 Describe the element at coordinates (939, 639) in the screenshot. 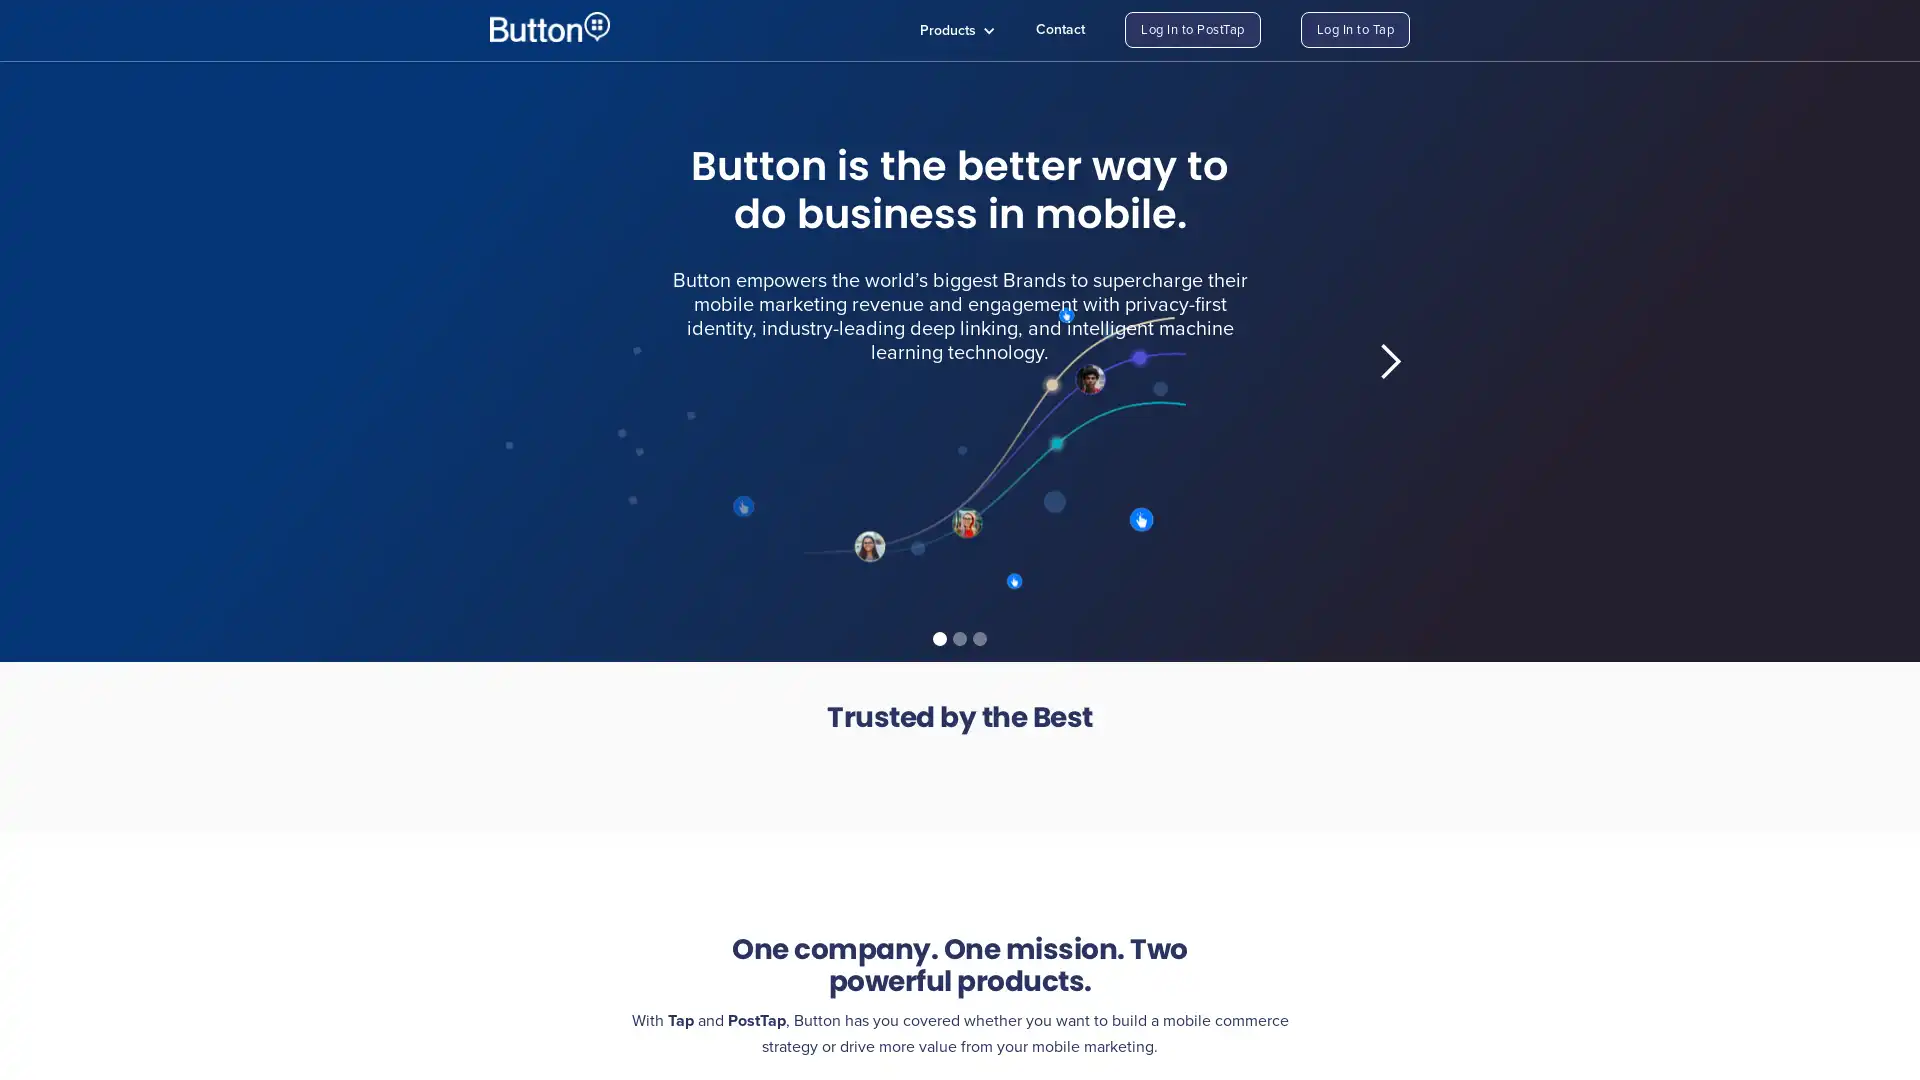

I see `Show slide 1 of 3` at that location.